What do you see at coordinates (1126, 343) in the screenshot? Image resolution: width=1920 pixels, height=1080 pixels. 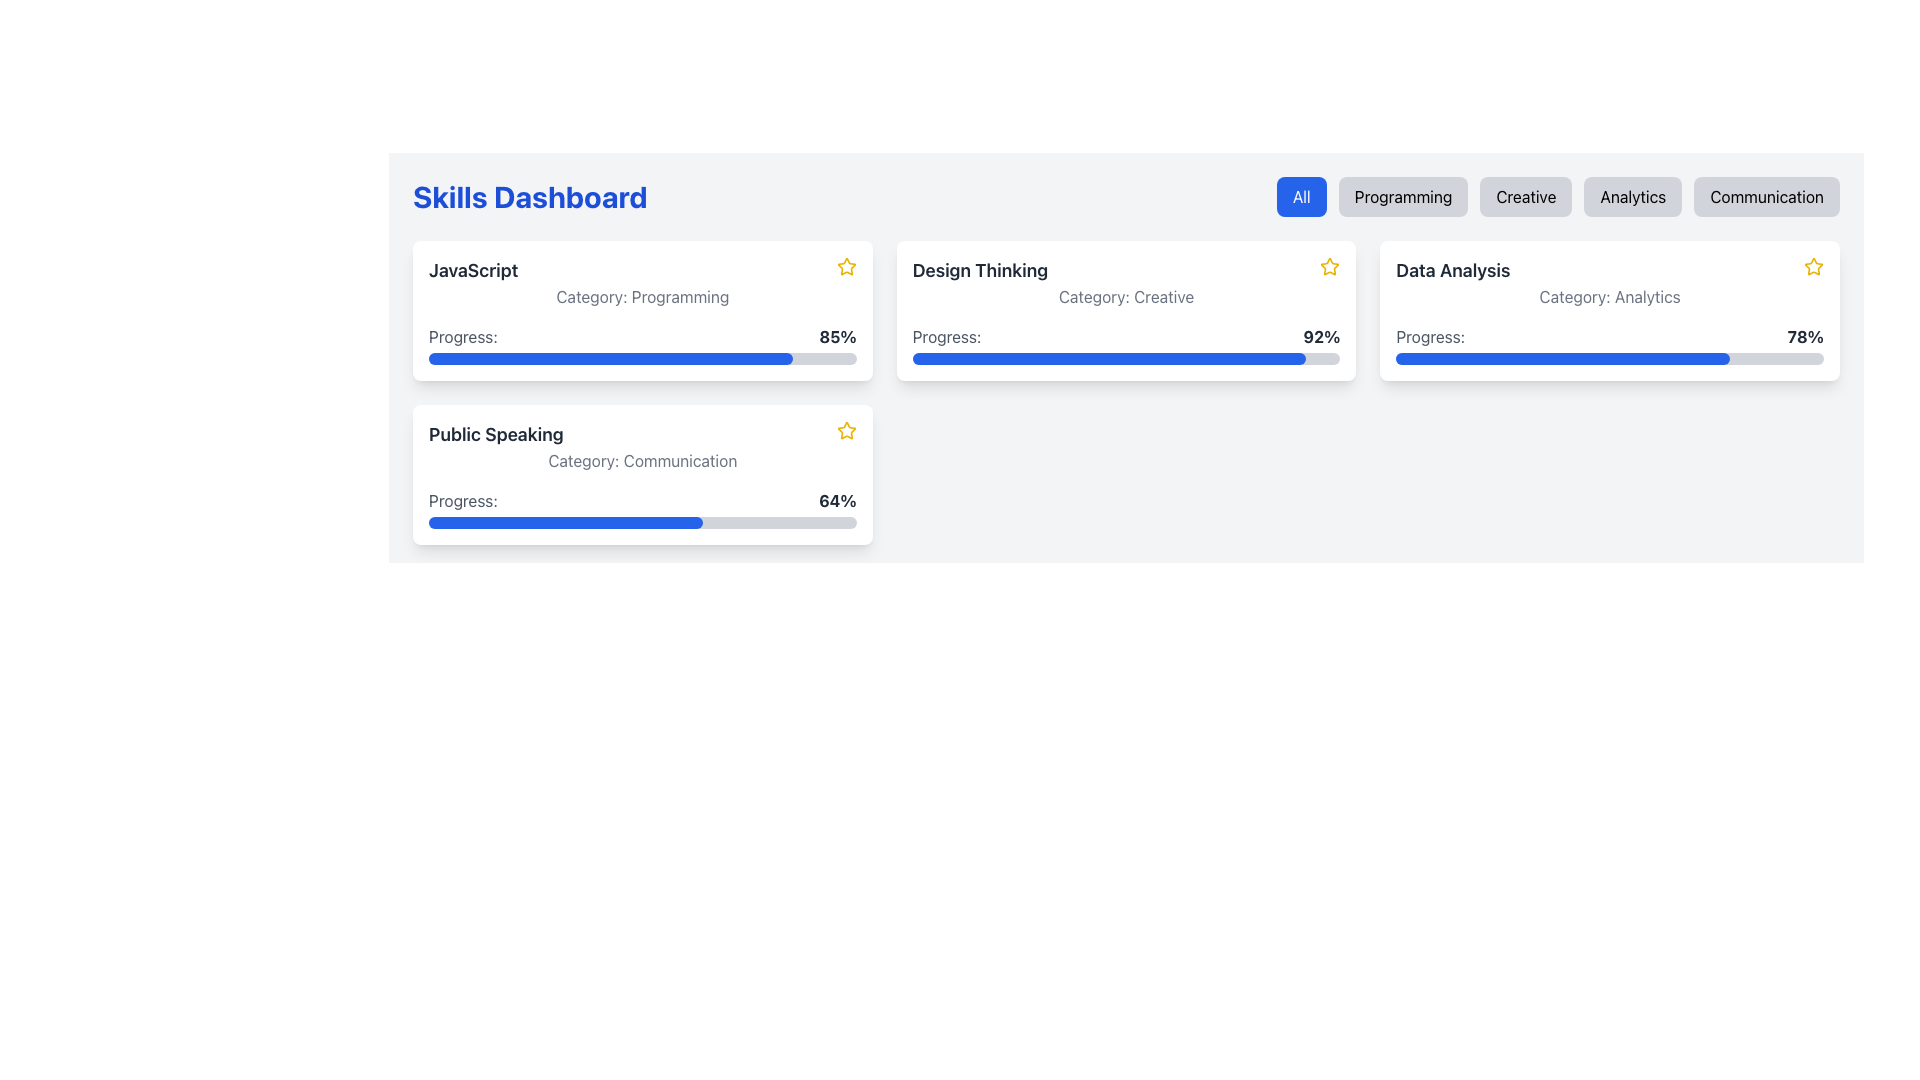 I see `the horizontal progress bar labeled 'Progress:' with a filled blue portion indicating '92%' located at the bottom of the 'Design Thinking' card in the second column of the main dashboard grid` at bounding box center [1126, 343].